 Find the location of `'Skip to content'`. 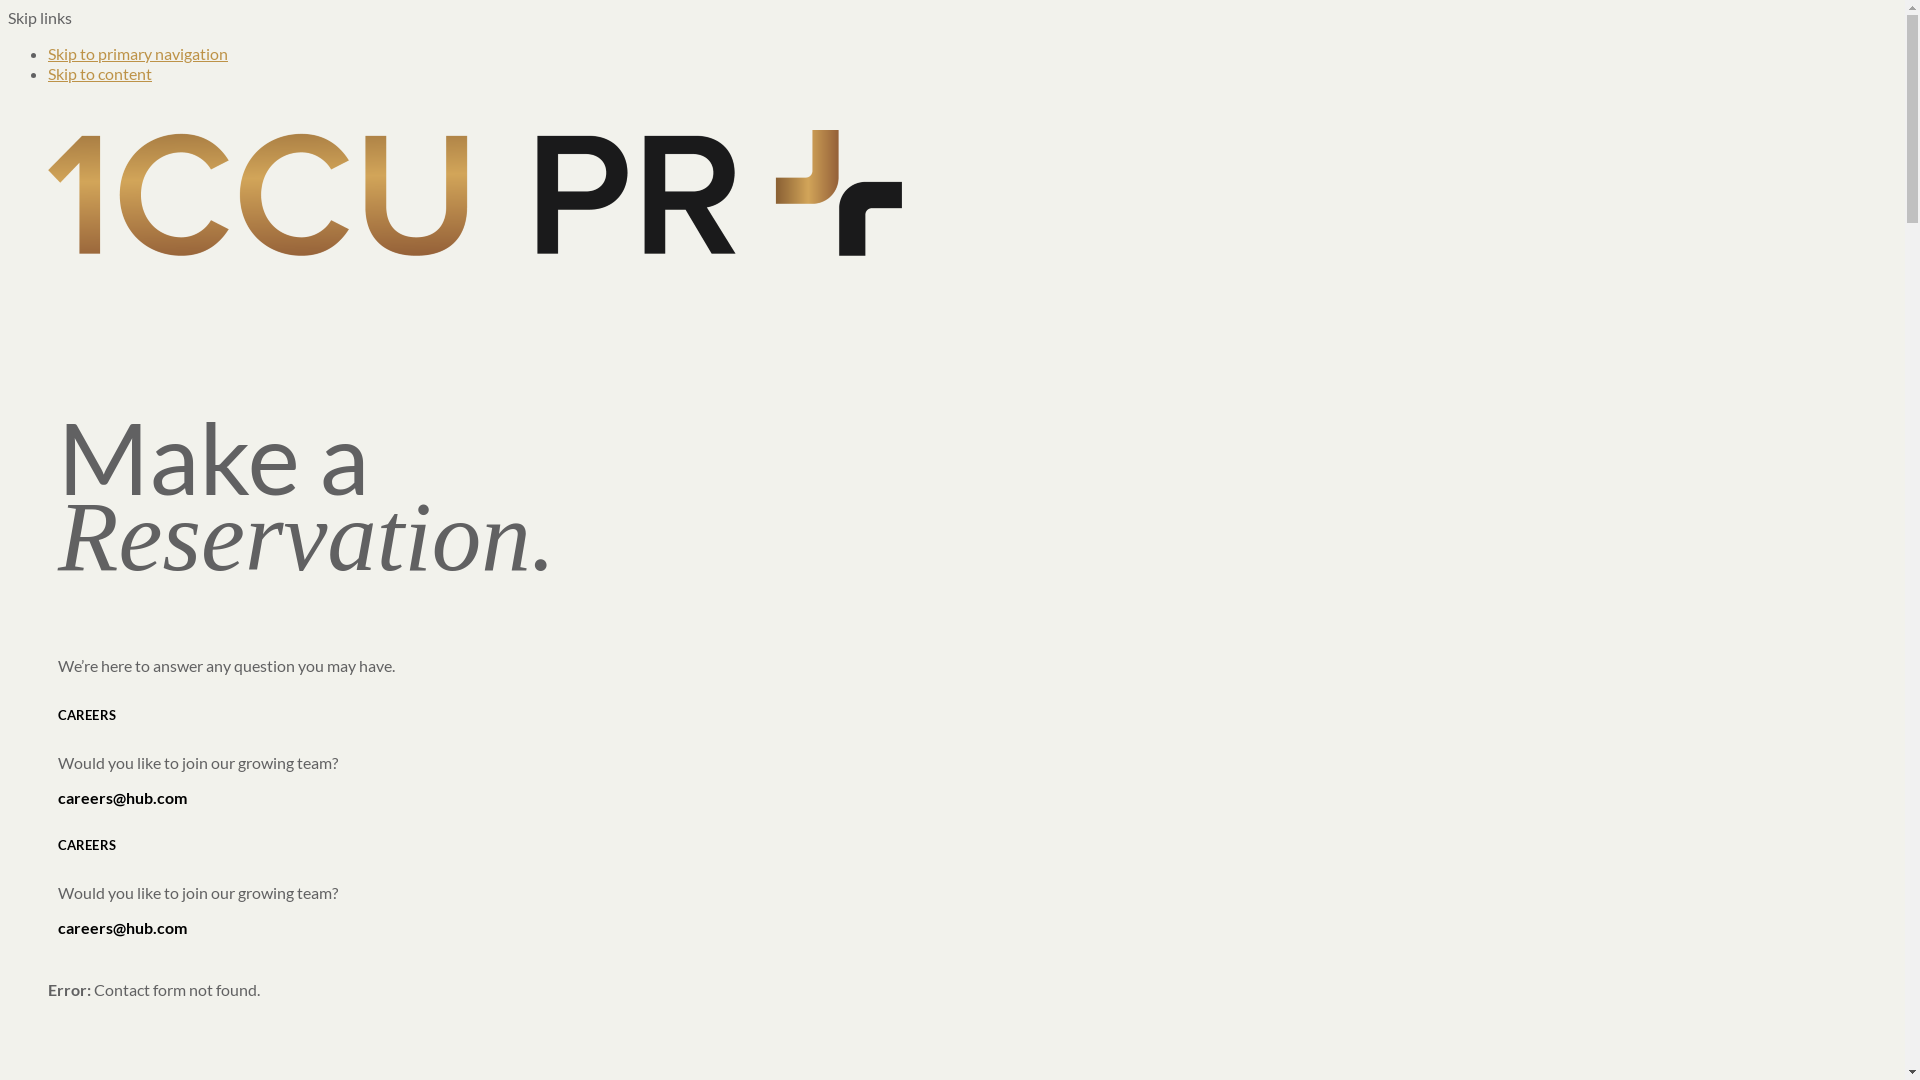

'Skip to content' is located at coordinates (99, 72).